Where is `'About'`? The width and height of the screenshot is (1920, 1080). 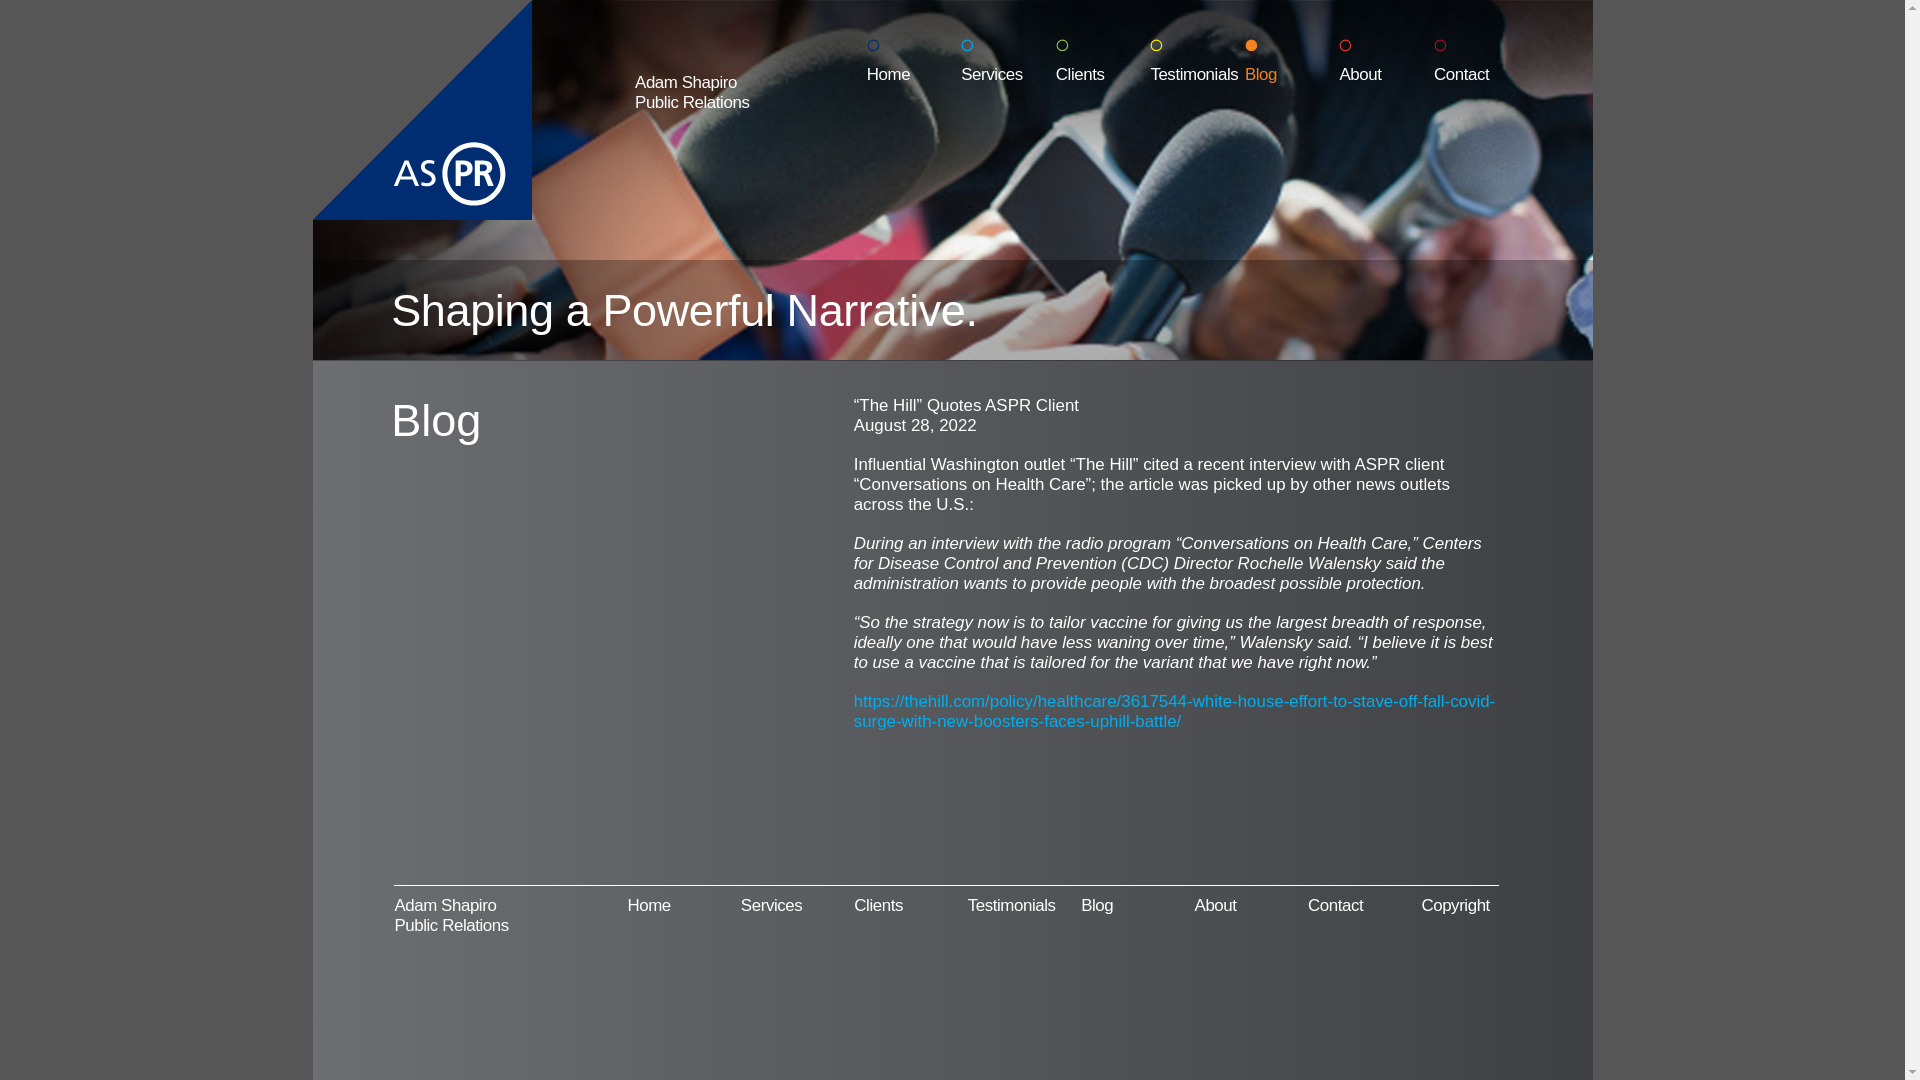 'About' is located at coordinates (1385, 60).